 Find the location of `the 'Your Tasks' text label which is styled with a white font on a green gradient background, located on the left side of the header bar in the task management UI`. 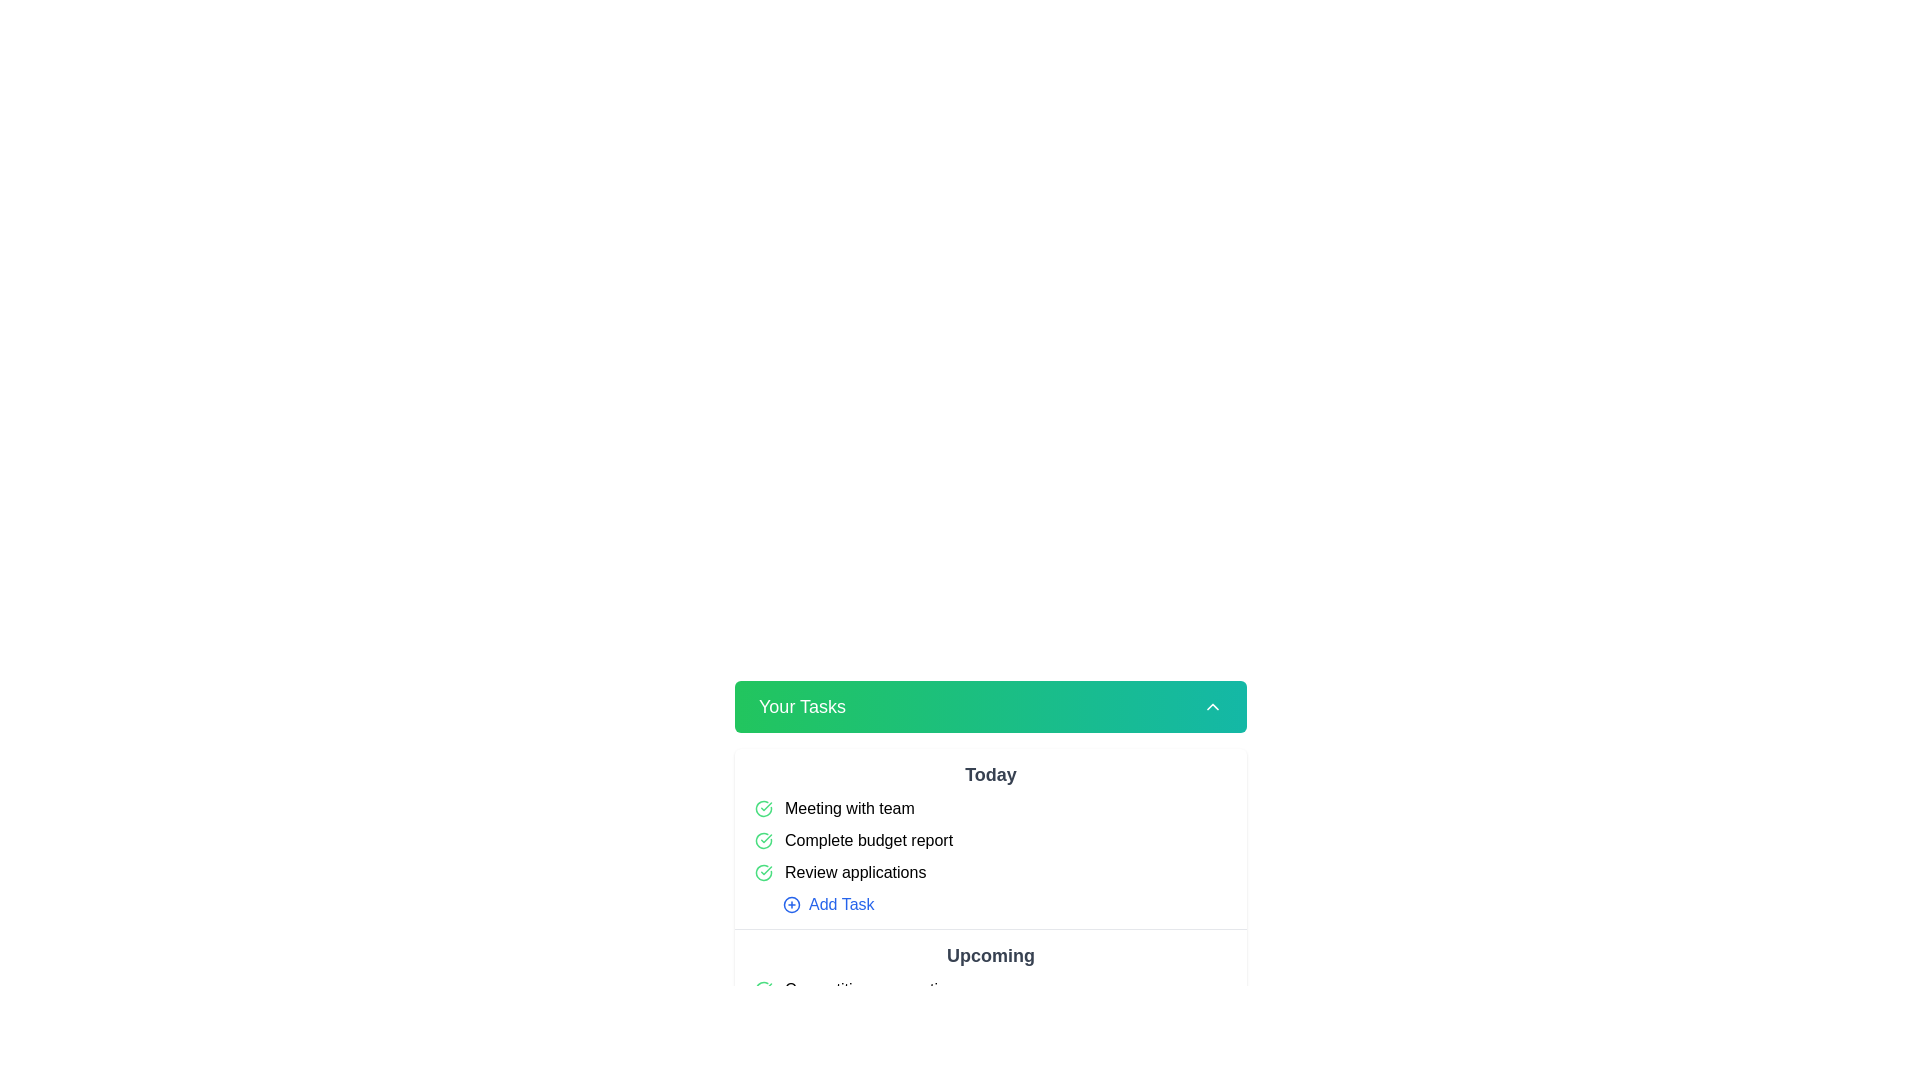

the 'Your Tasks' text label which is styled with a white font on a green gradient background, located on the left side of the header bar in the task management UI is located at coordinates (802, 705).